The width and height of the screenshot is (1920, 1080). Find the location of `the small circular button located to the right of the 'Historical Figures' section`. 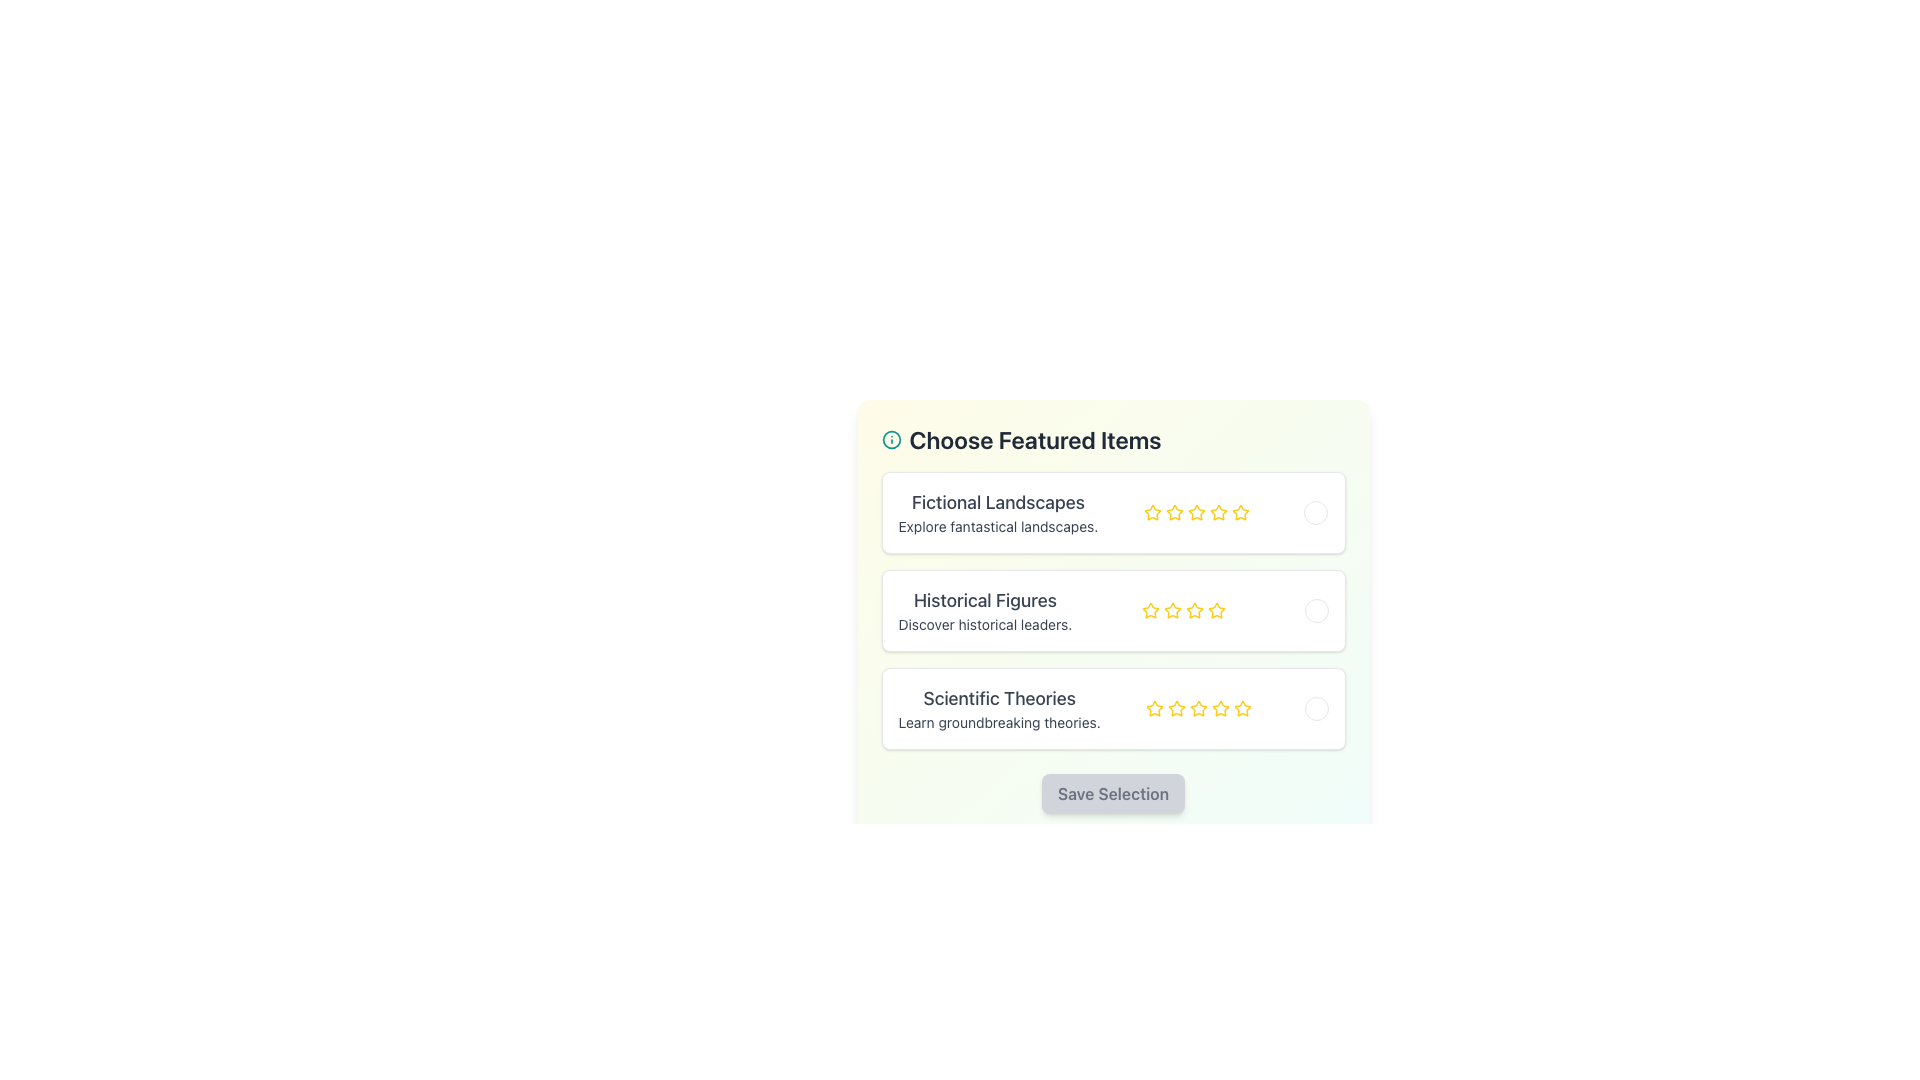

the small circular button located to the right of the 'Historical Figures' section is located at coordinates (1316, 609).